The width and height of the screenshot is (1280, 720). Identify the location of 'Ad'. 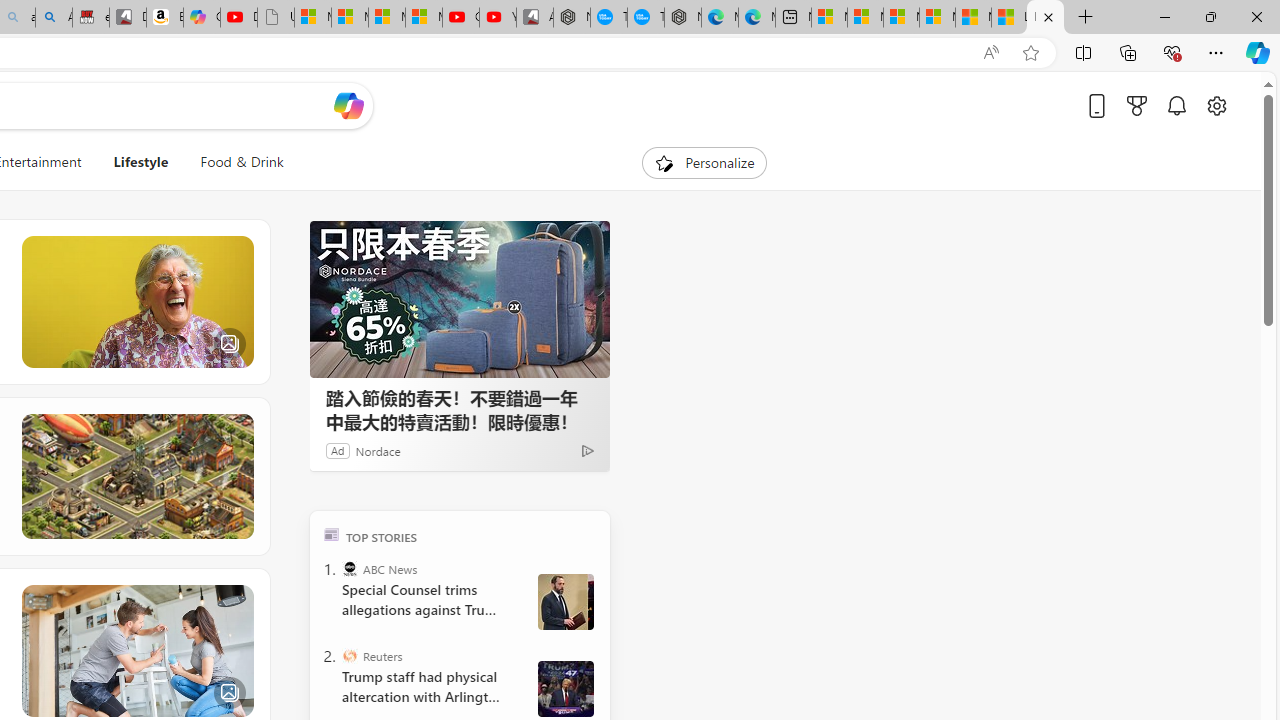
(338, 450).